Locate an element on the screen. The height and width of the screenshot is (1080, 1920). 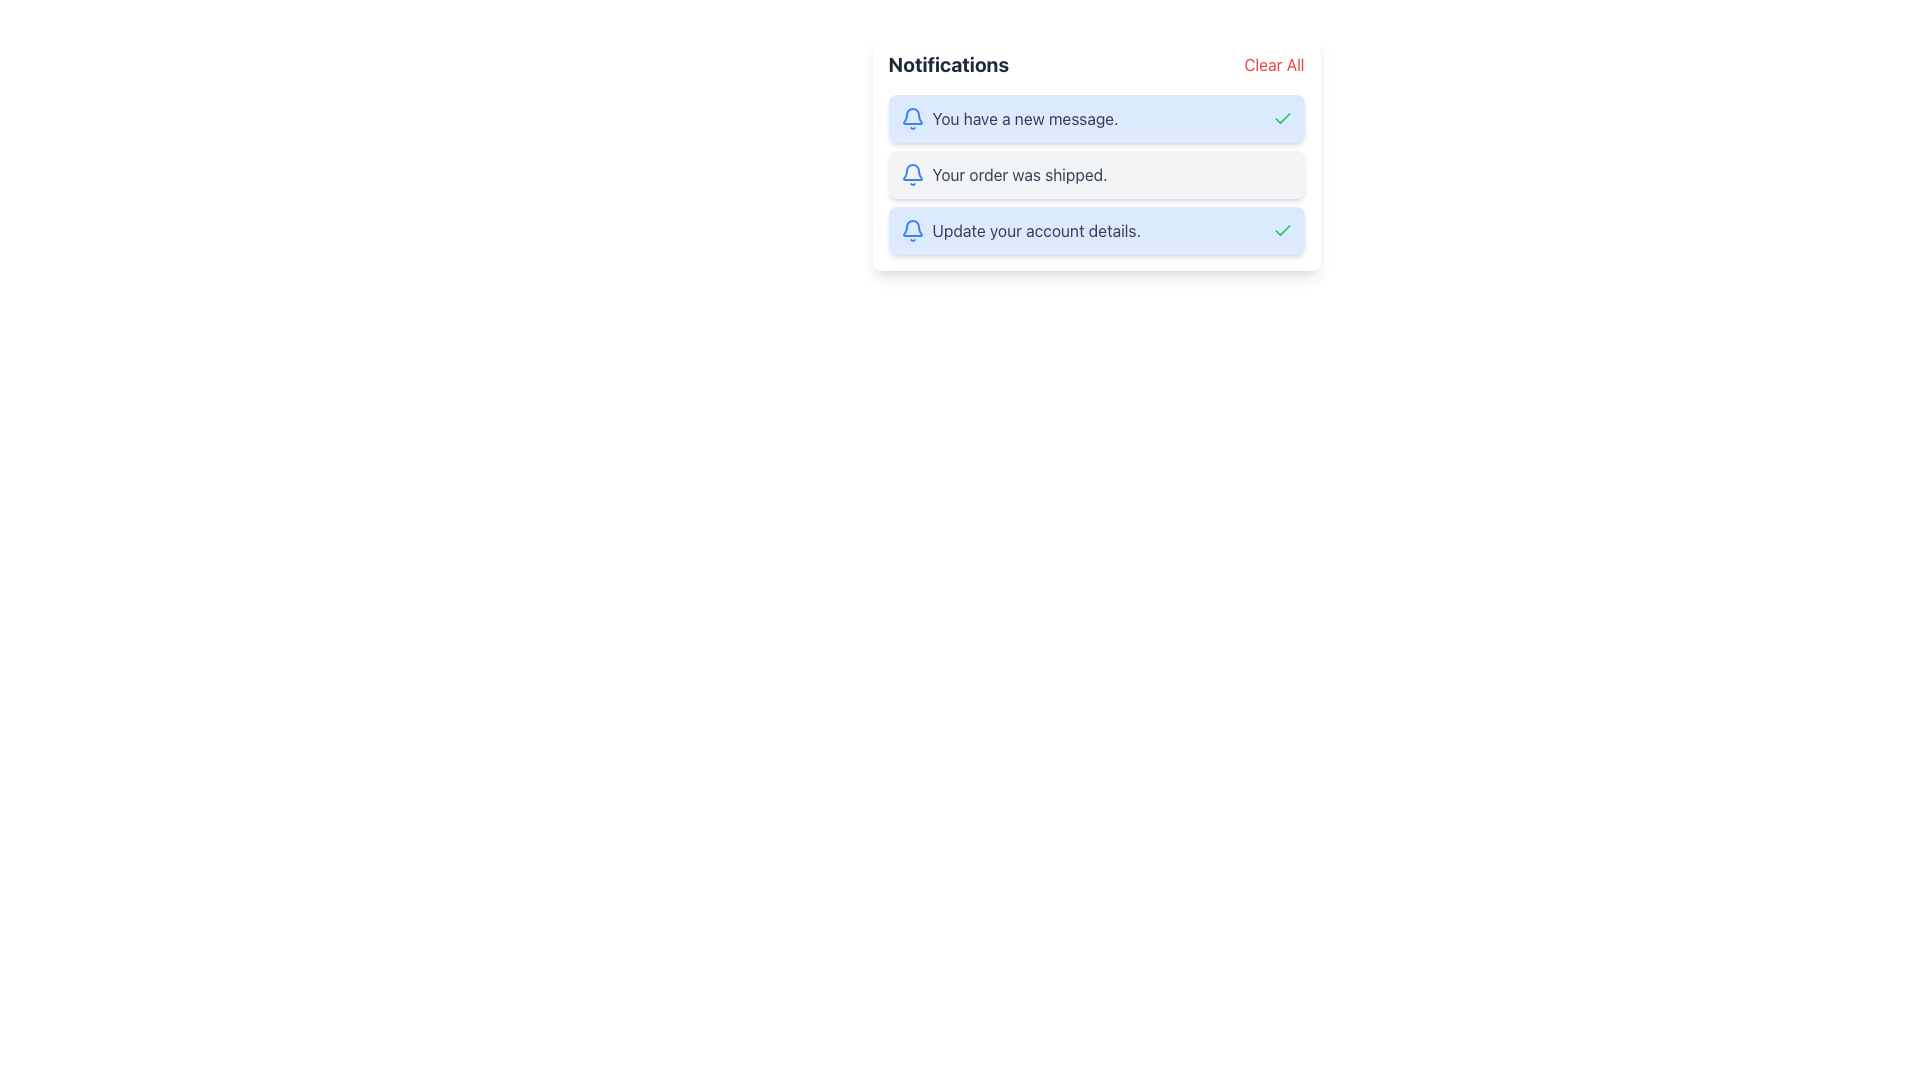
the text label located in the bottom-most notification card, which prompts the user to update their account details is located at coordinates (1036, 230).